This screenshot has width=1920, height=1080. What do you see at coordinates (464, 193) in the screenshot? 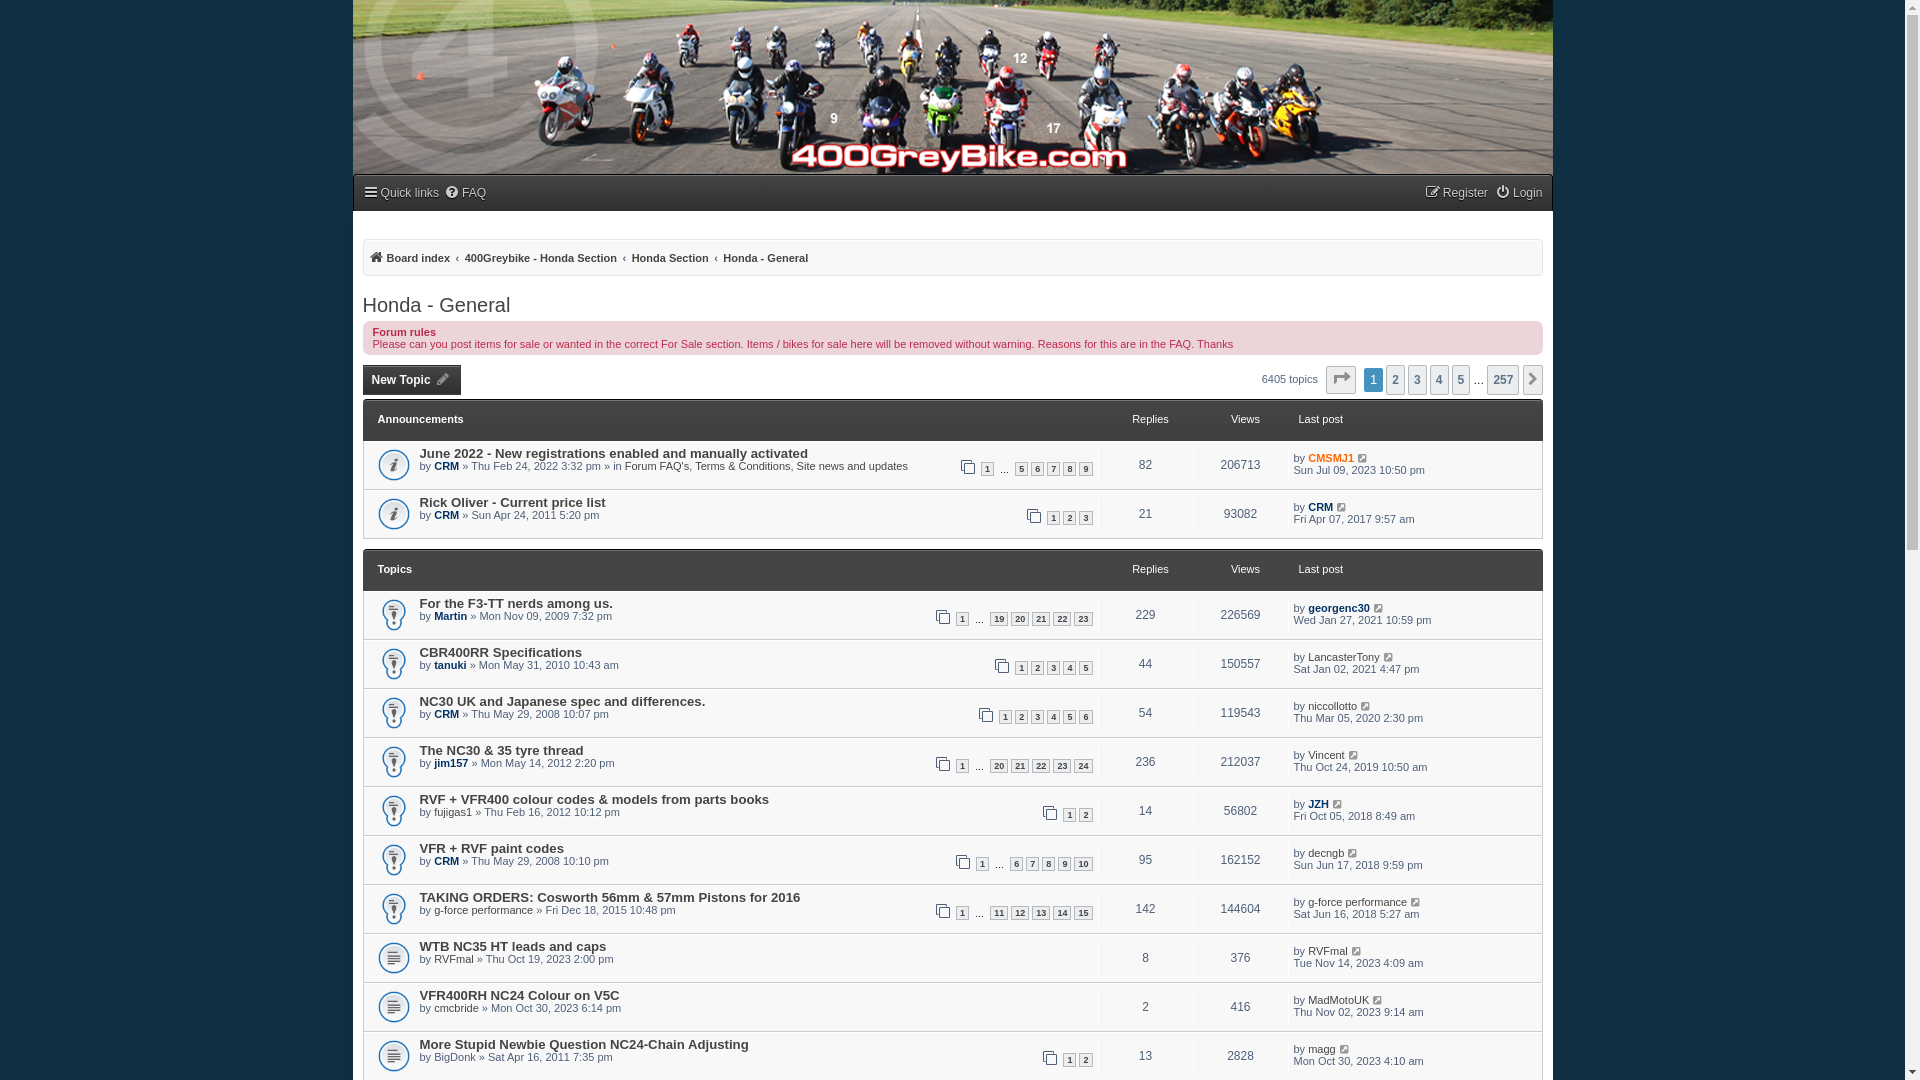
I see `'FAQ'` at bounding box center [464, 193].